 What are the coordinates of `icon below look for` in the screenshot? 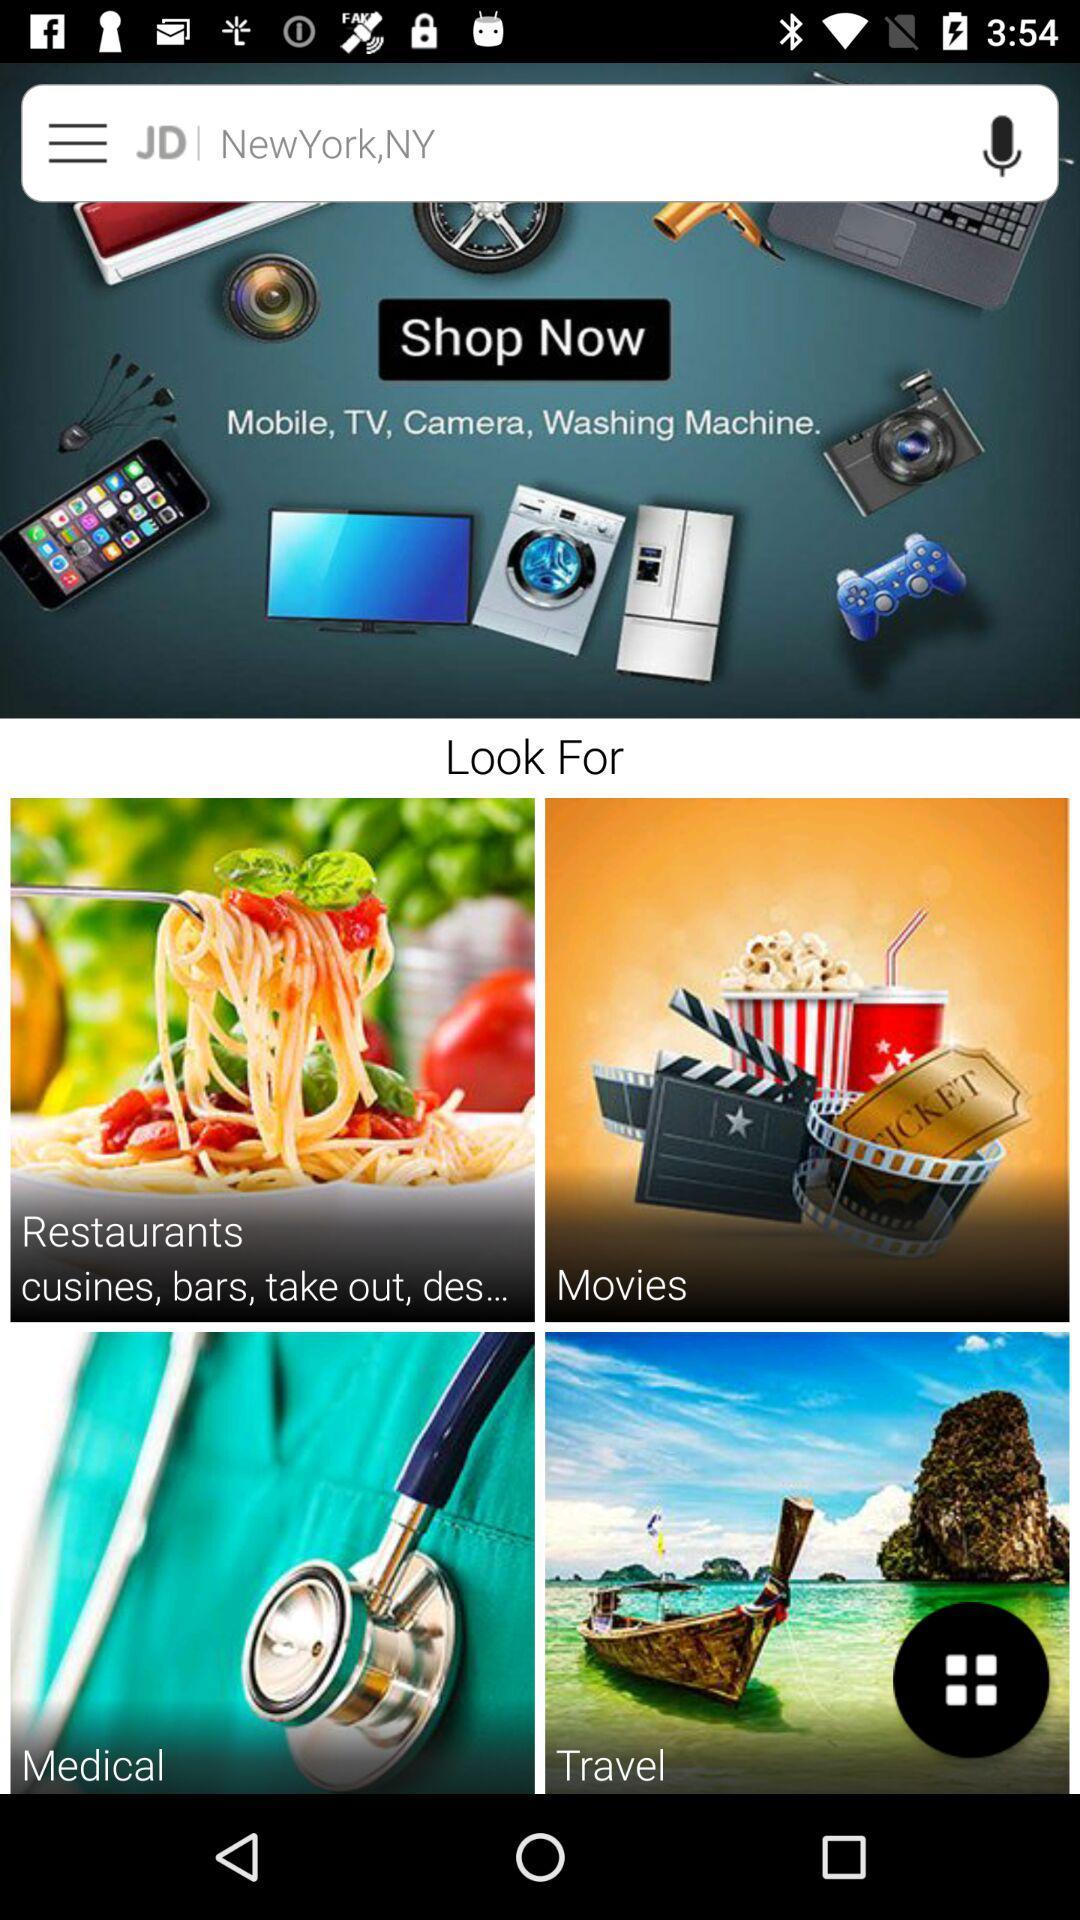 It's located at (620, 1283).